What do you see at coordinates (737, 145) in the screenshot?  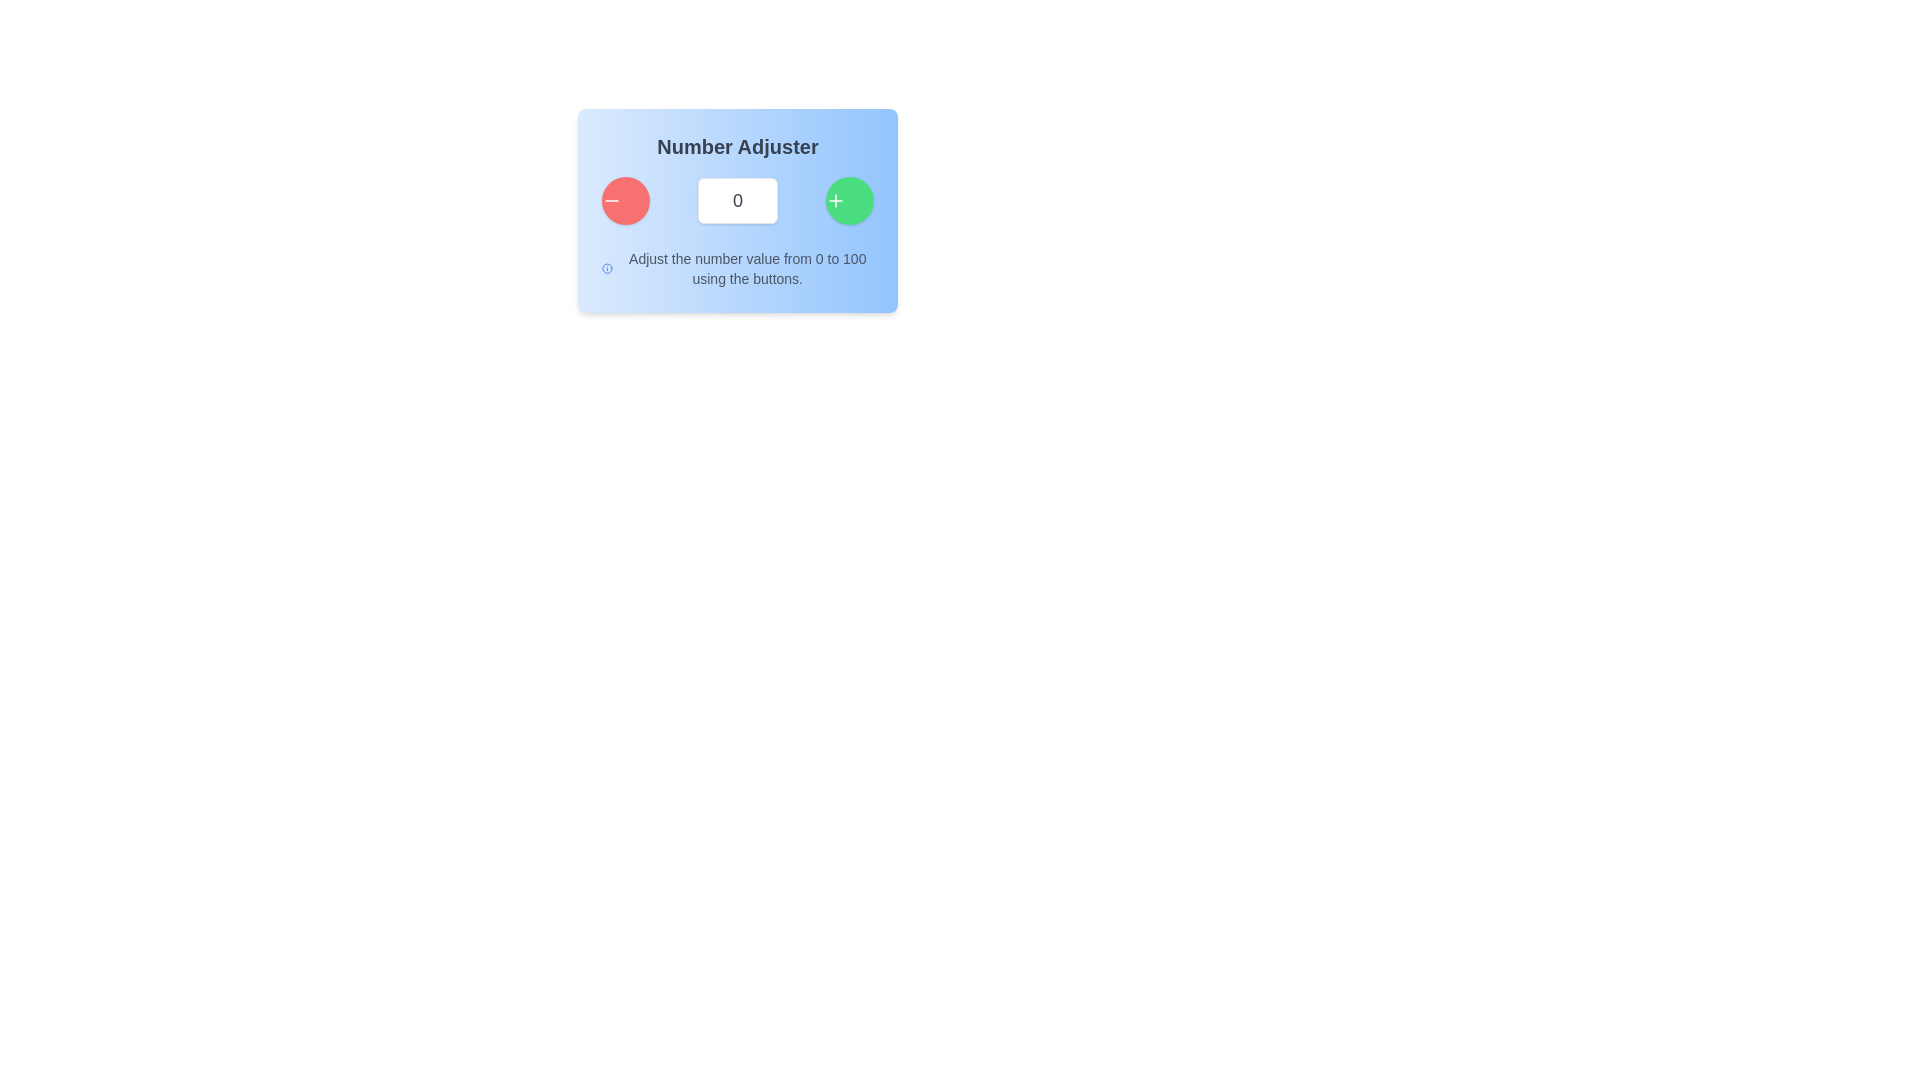 I see `the 'Number Adjuster' text label, which is bold and large, located at the top center of the light blue panel` at bounding box center [737, 145].